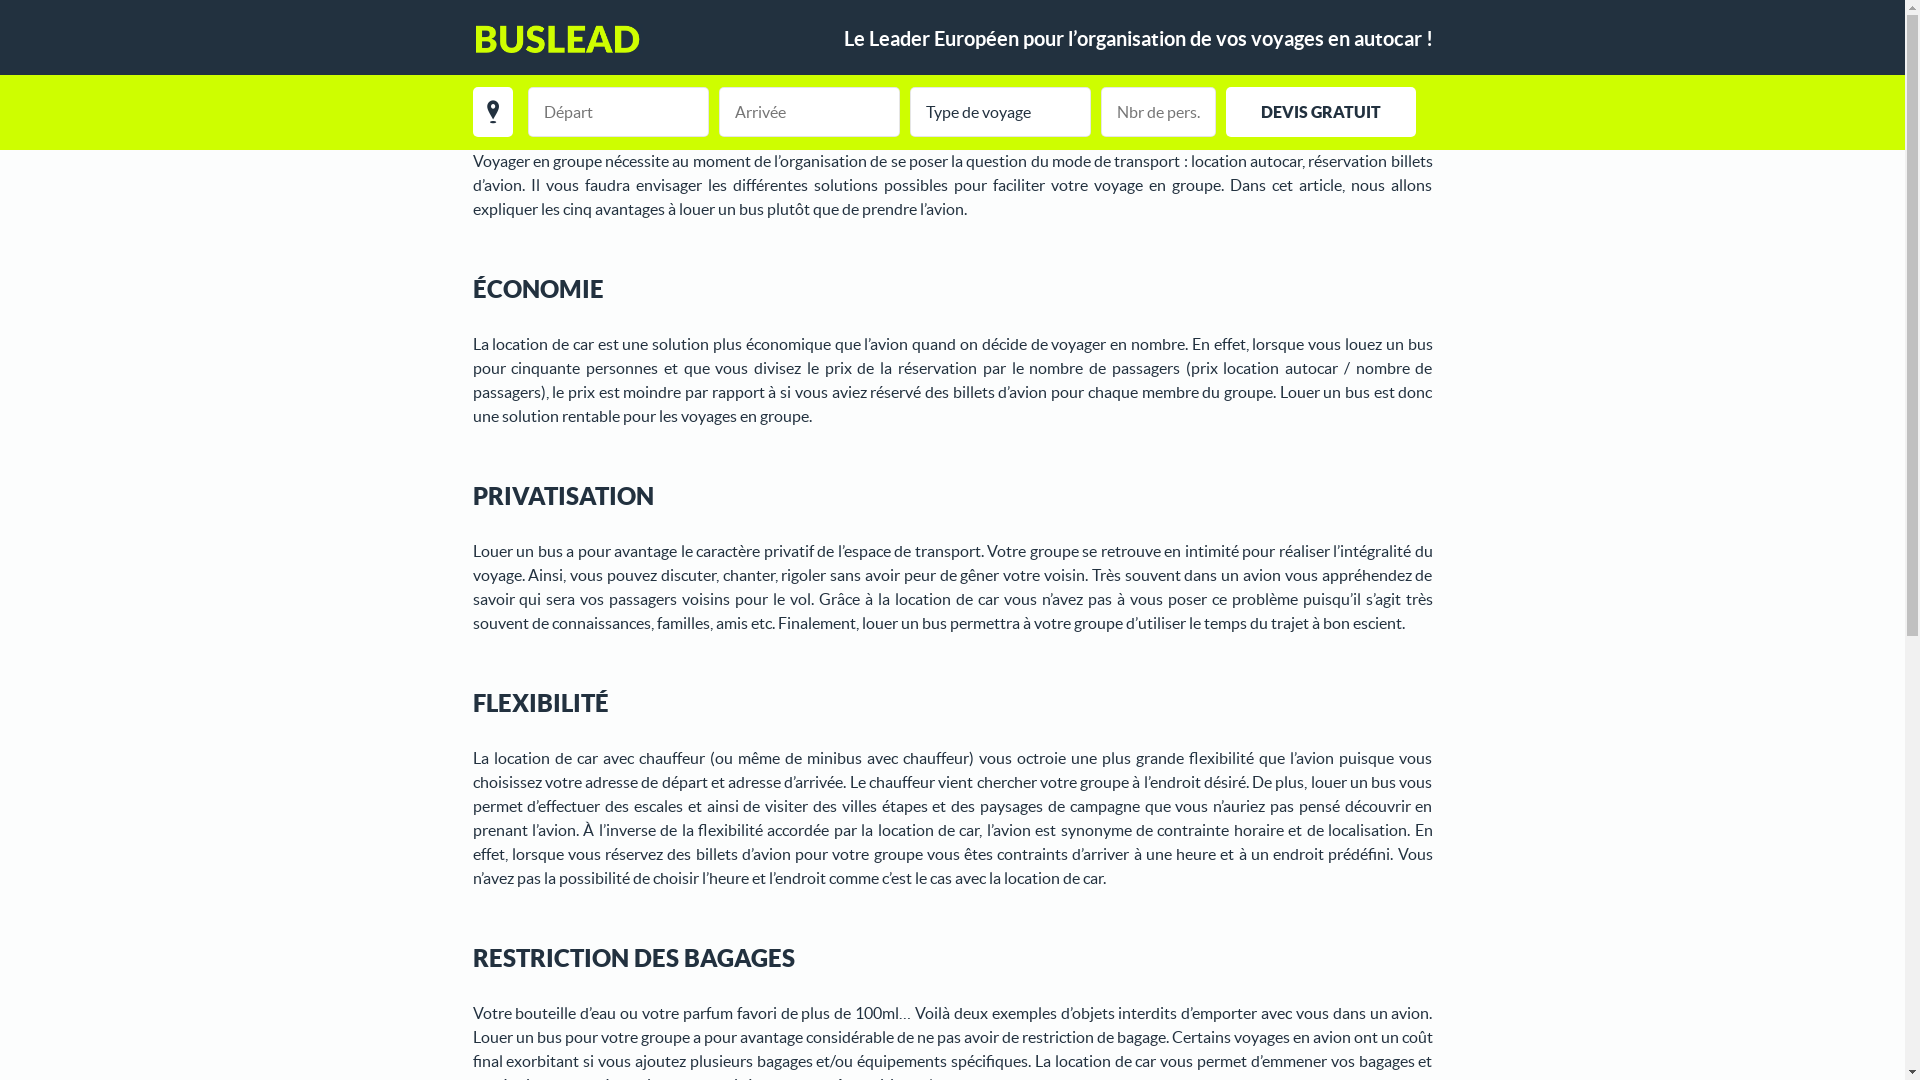 This screenshot has height=1080, width=1920. I want to click on 'DEVIS GRATUIT', so click(1320, 111).